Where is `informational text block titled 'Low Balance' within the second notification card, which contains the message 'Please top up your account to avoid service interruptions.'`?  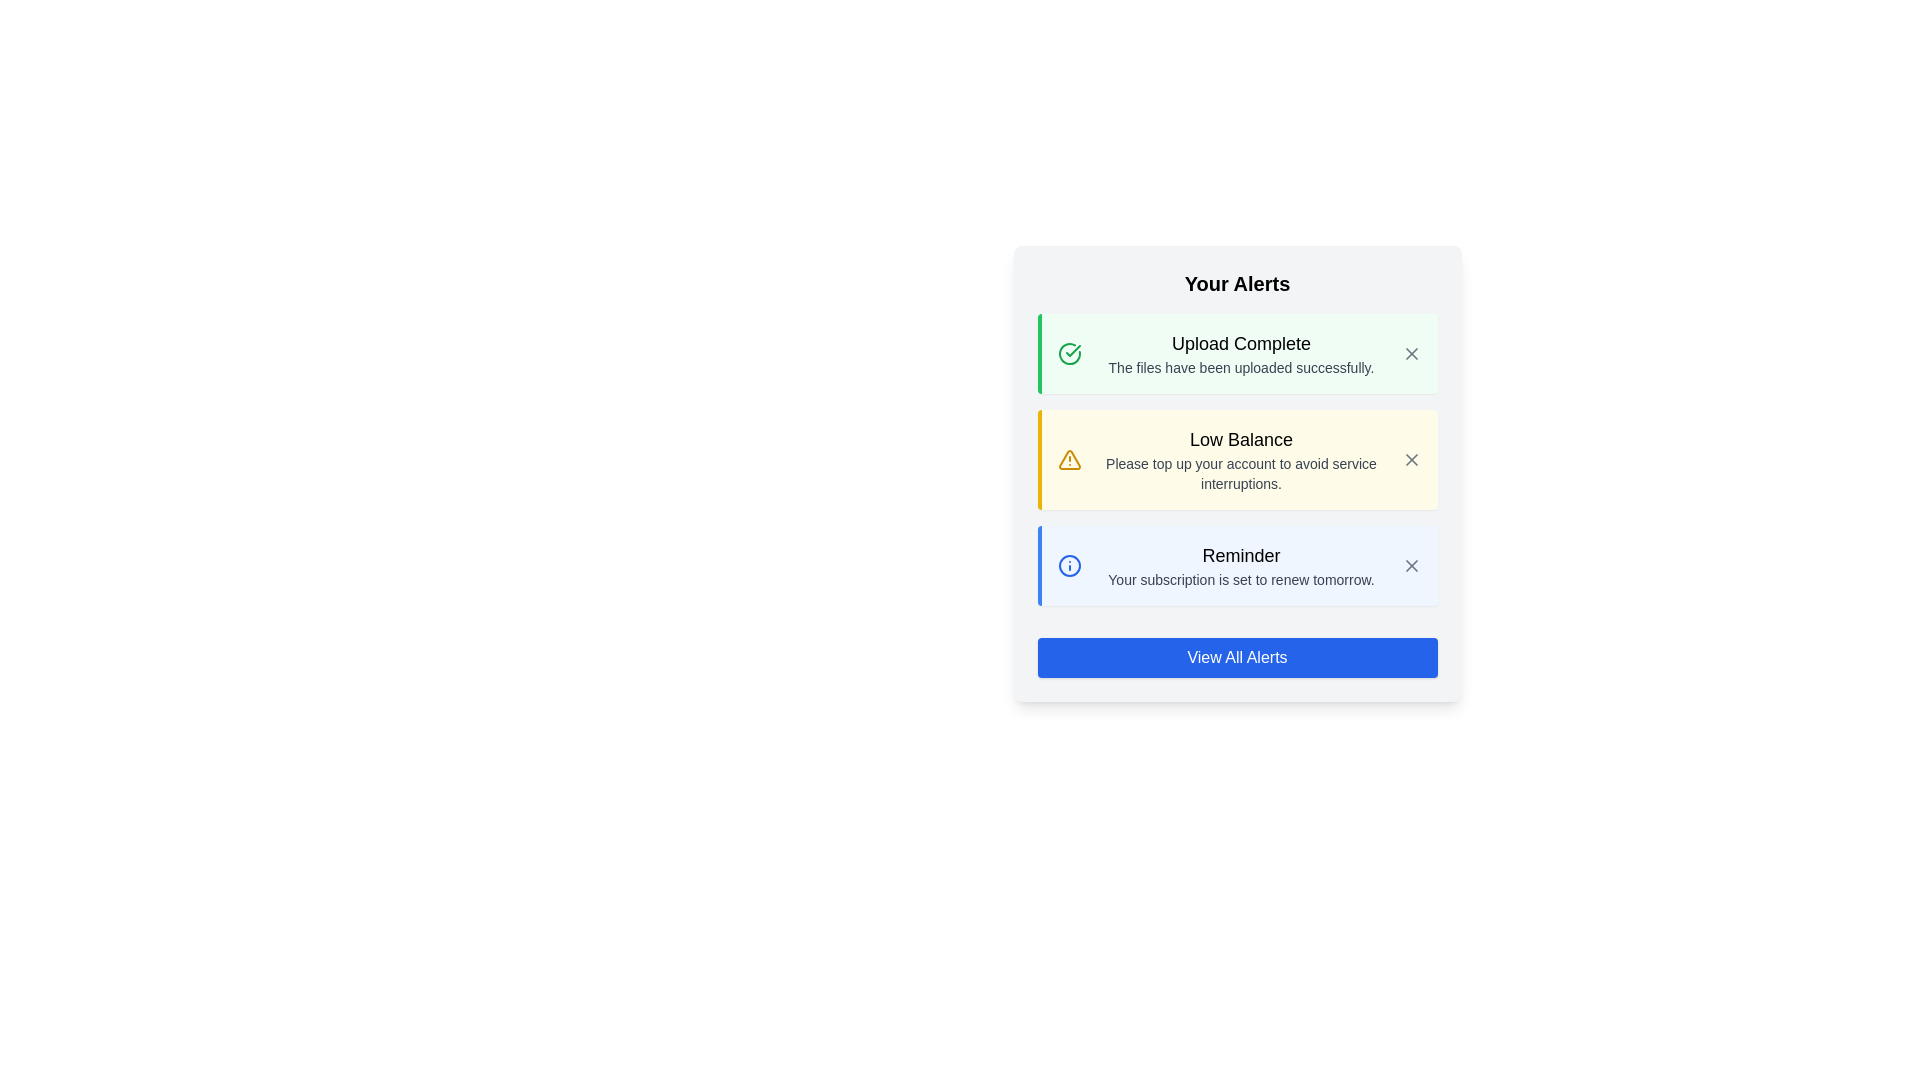 informational text block titled 'Low Balance' within the second notification card, which contains the message 'Please top up your account to avoid service interruptions.' is located at coordinates (1240, 459).